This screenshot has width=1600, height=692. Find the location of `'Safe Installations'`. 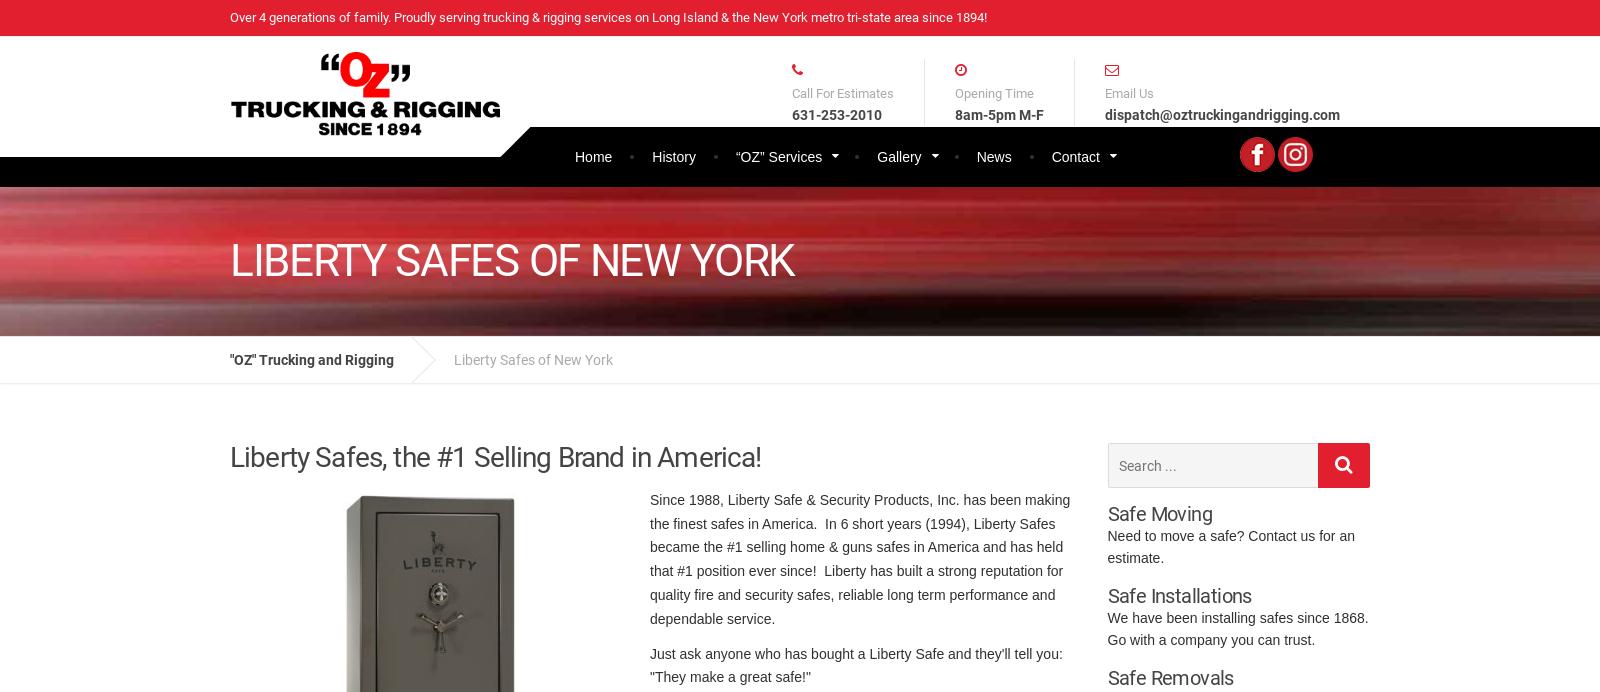

'Safe Installations' is located at coordinates (1179, 593).